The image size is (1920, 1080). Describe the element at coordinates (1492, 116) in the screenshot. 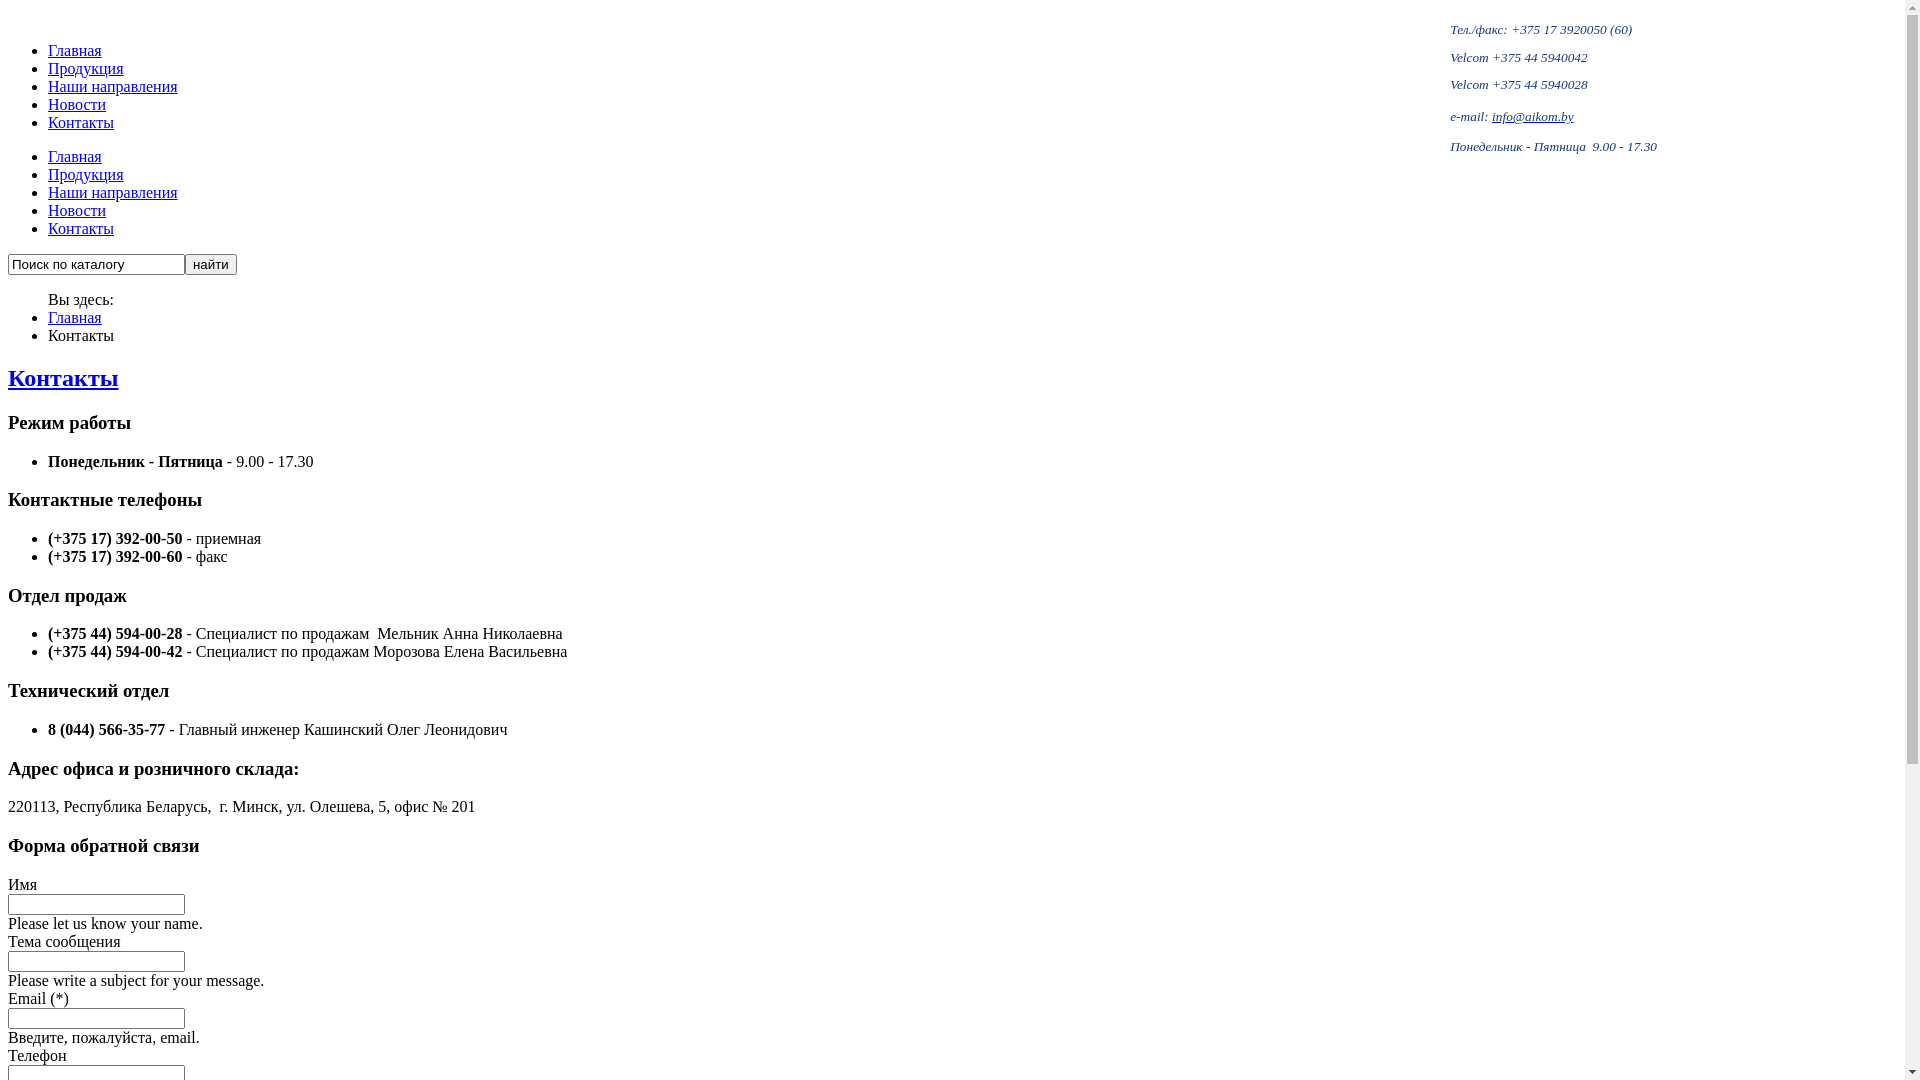

I see `'info@aikom.by'` at that location.